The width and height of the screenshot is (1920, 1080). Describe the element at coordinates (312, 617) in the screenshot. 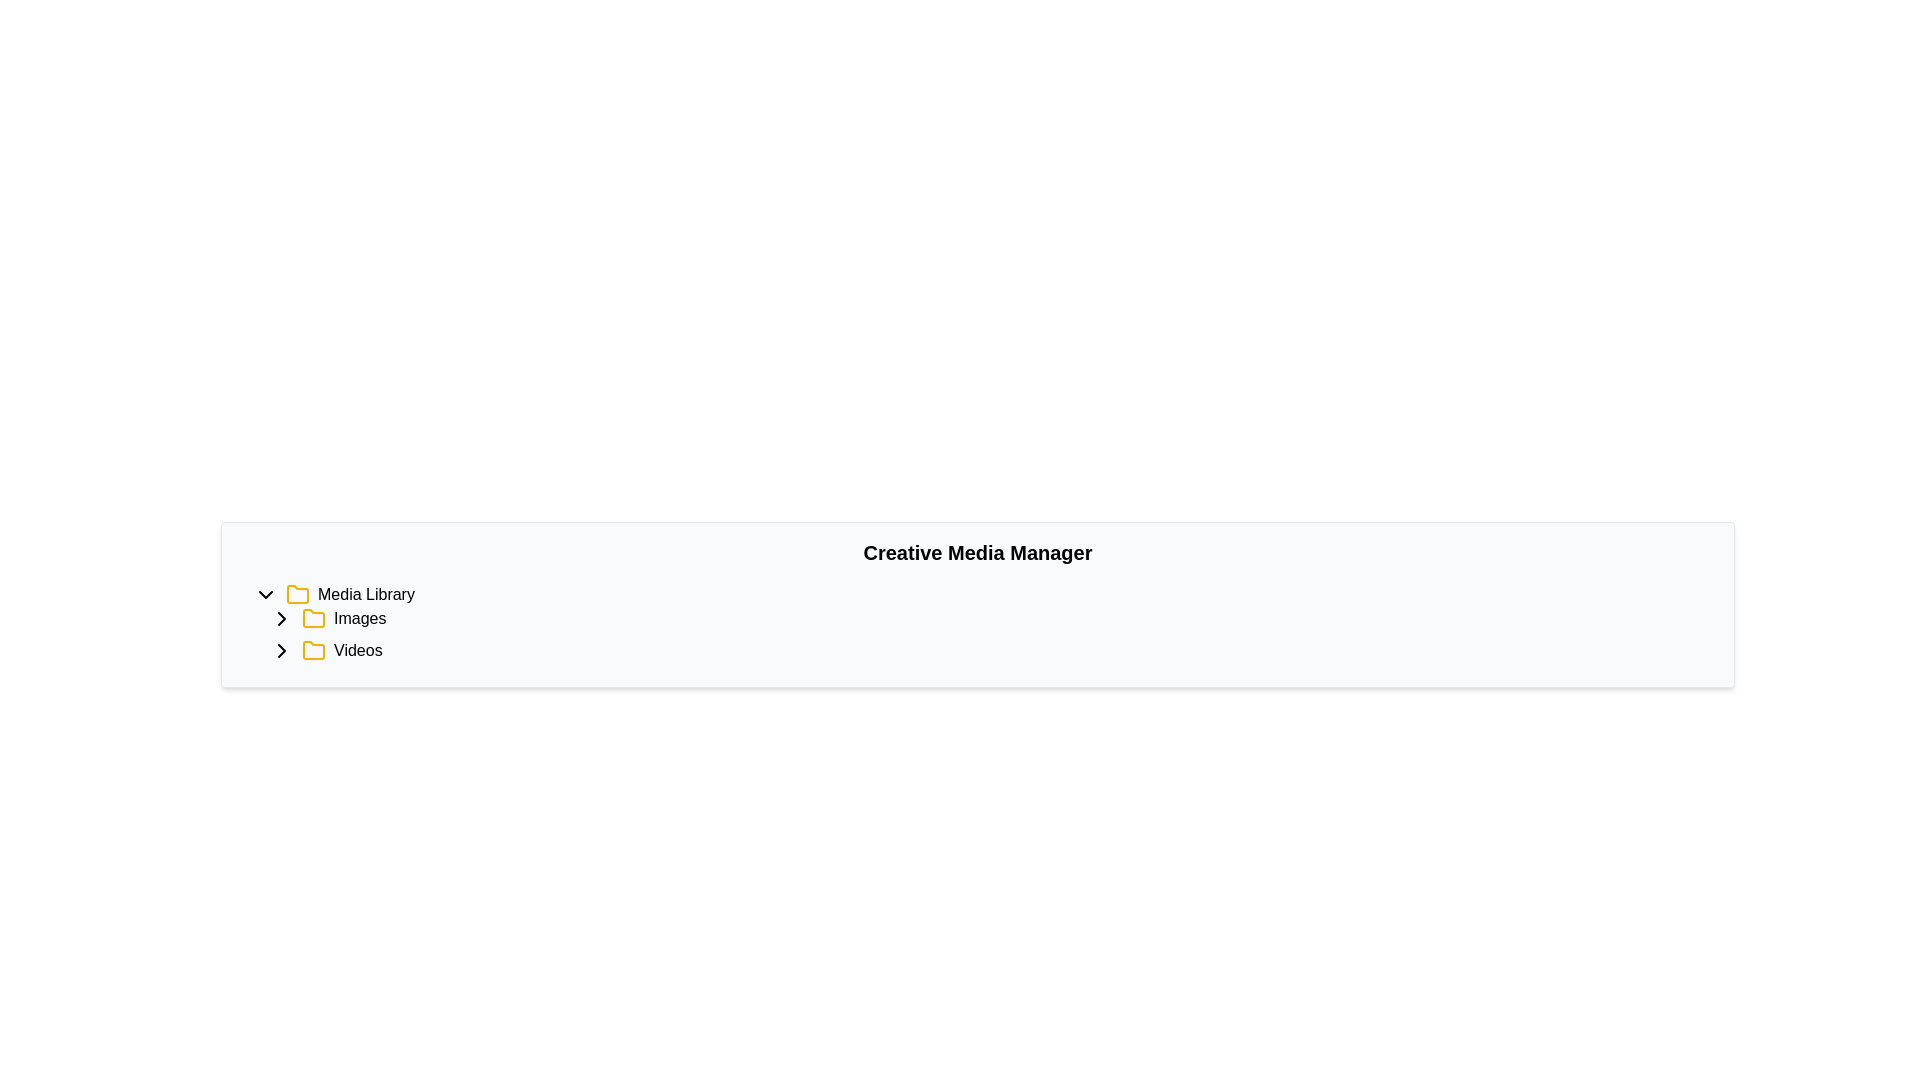

I see `the yellow folder icon outlined in black, which is located next to the label 'Images' in the media library hierarchy` at that location.